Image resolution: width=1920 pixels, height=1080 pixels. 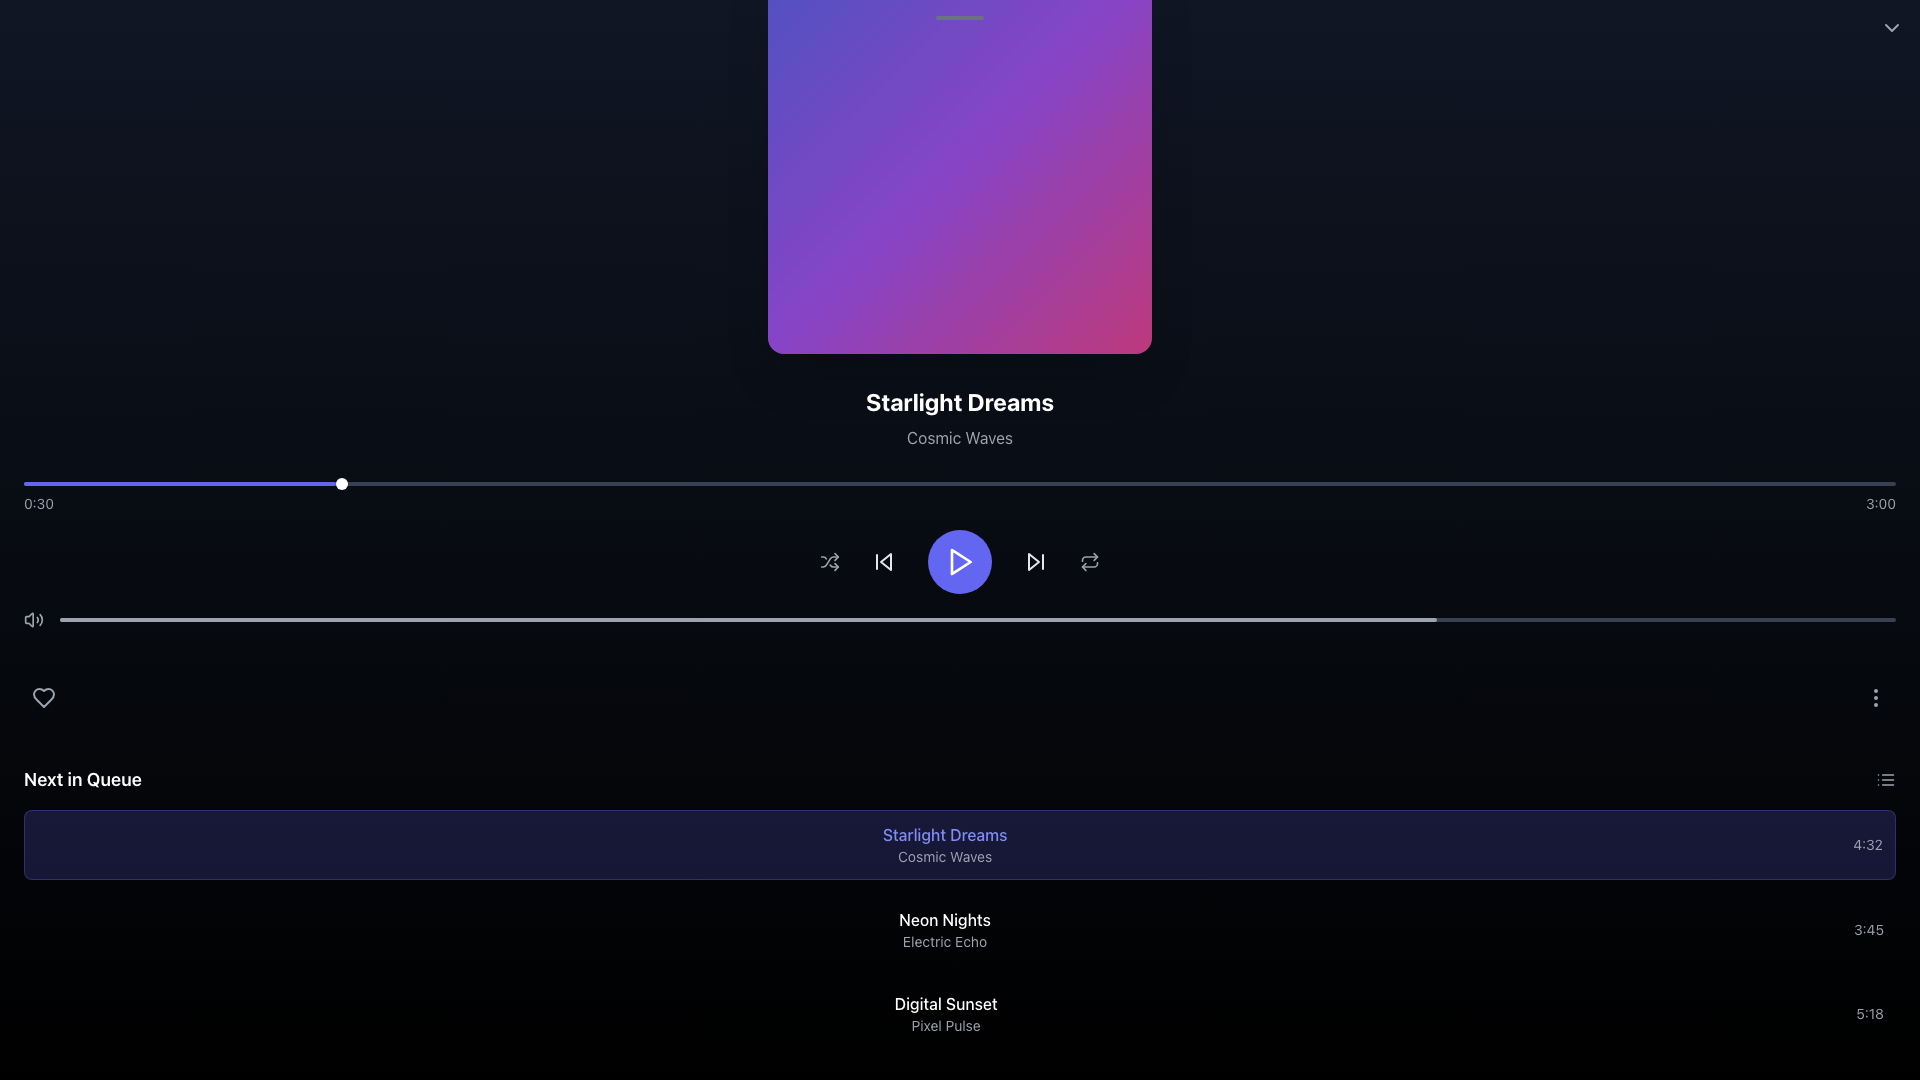 I want to click on the heart-shaped icon located beneath the primary playback controls, which serves as a 'like' or 'favorite' indicator for marking content, so click(x=43, y=697).